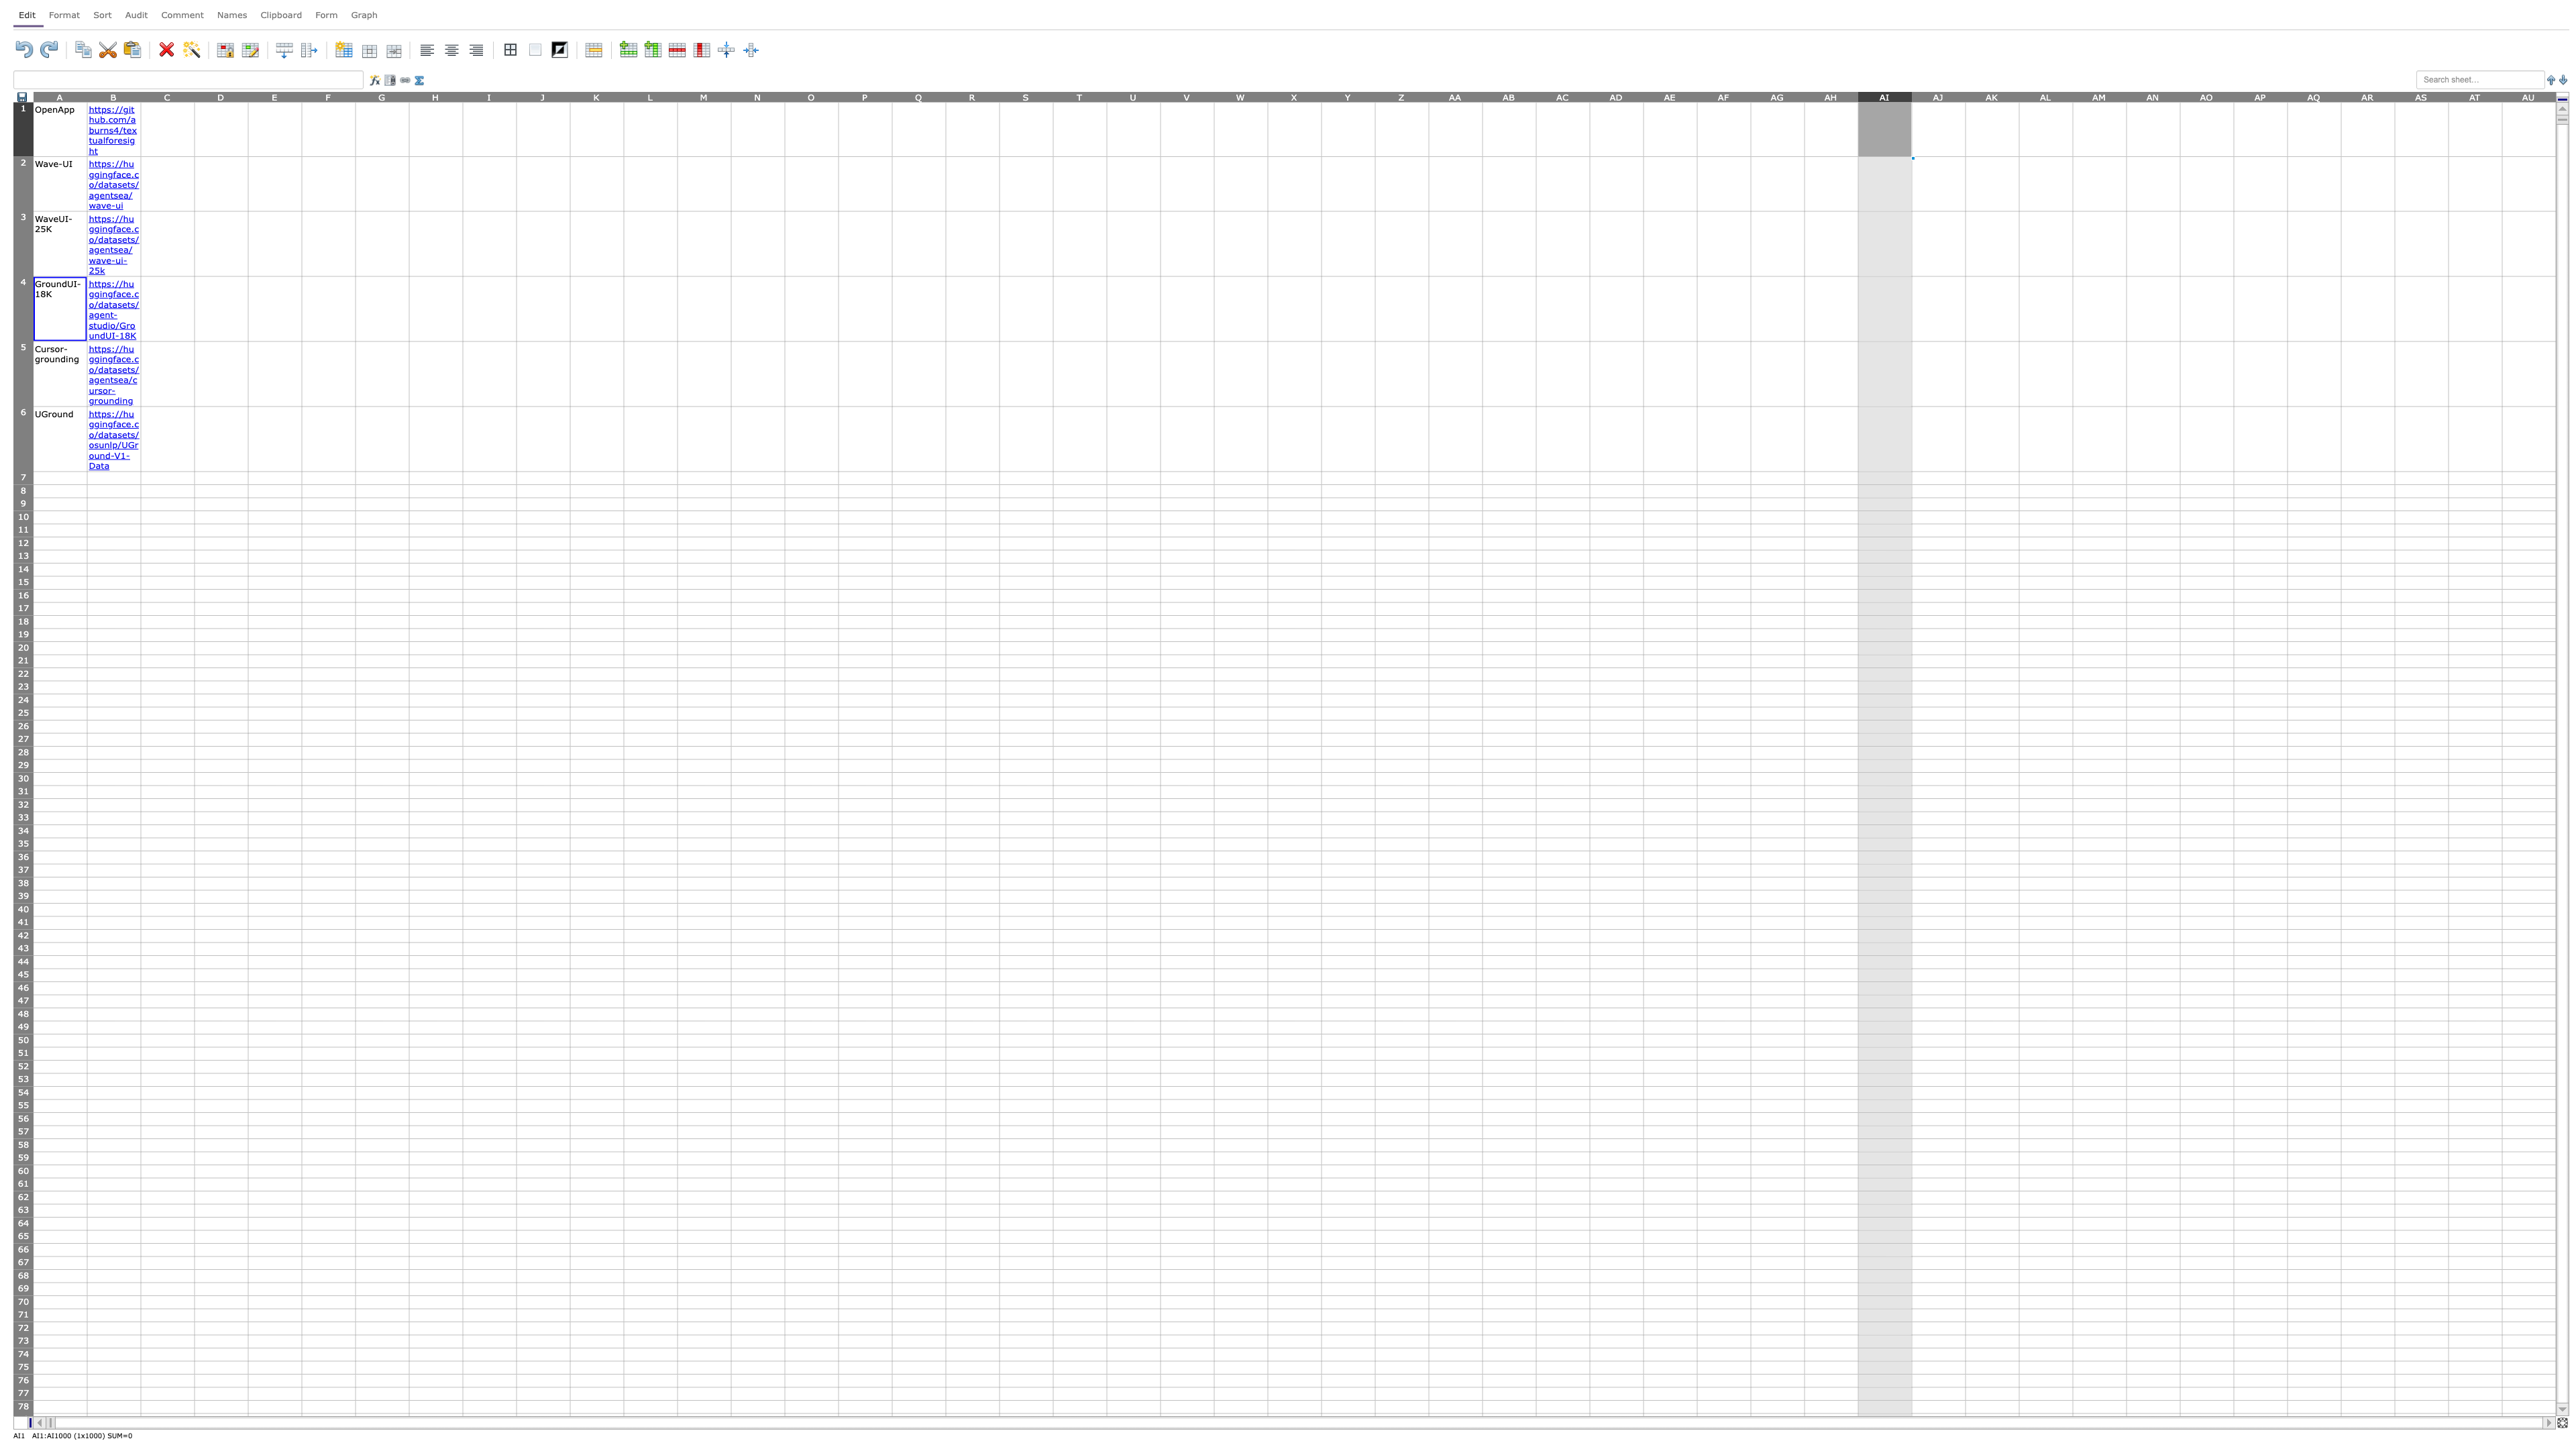  What do you see at coordinates (1937, 95) in the screenshot?
I see `to activate column AJ` at bounding box center [1937, 95].